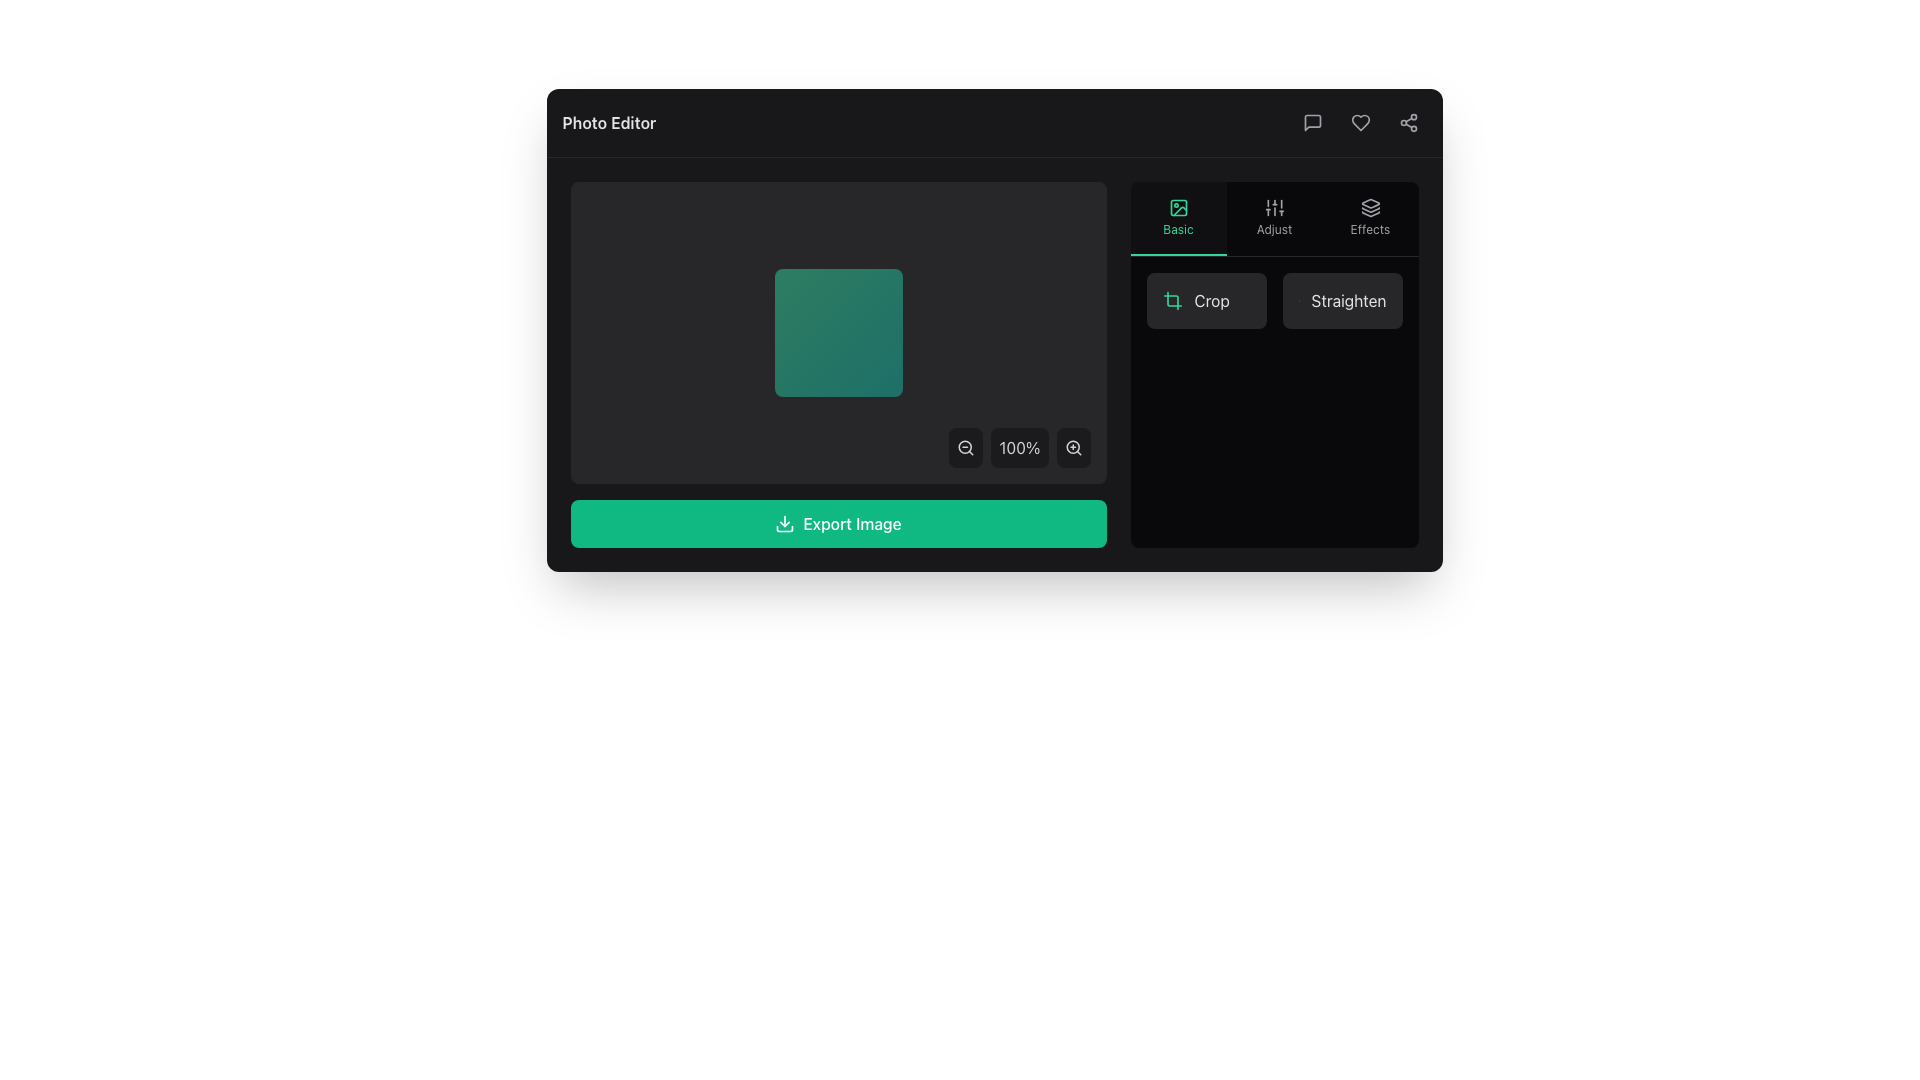  I want to click on the vertical sliders control icon located second from the left in the 'Adjust' section of the toolbar on the right side of the interface, so click(1273, 208).